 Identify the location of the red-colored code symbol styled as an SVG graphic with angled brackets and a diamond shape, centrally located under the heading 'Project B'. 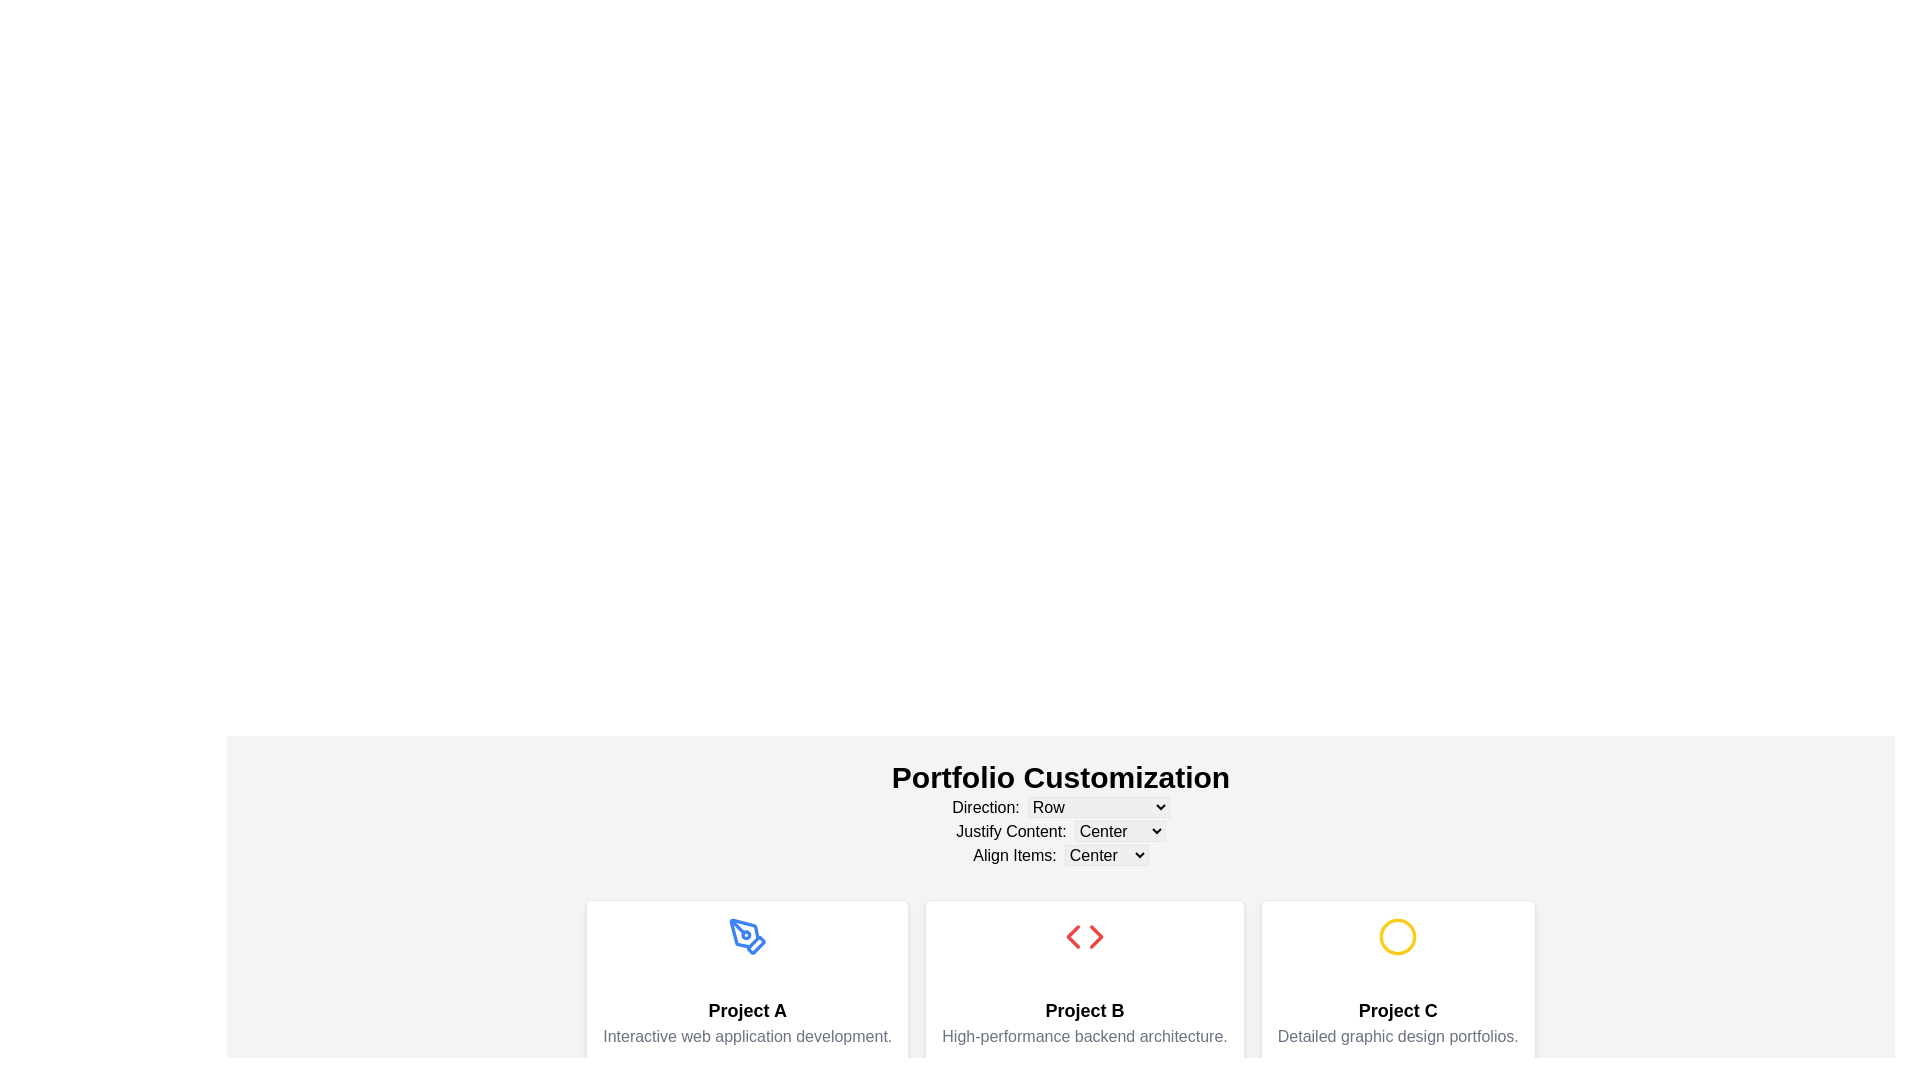
(1083, 937).